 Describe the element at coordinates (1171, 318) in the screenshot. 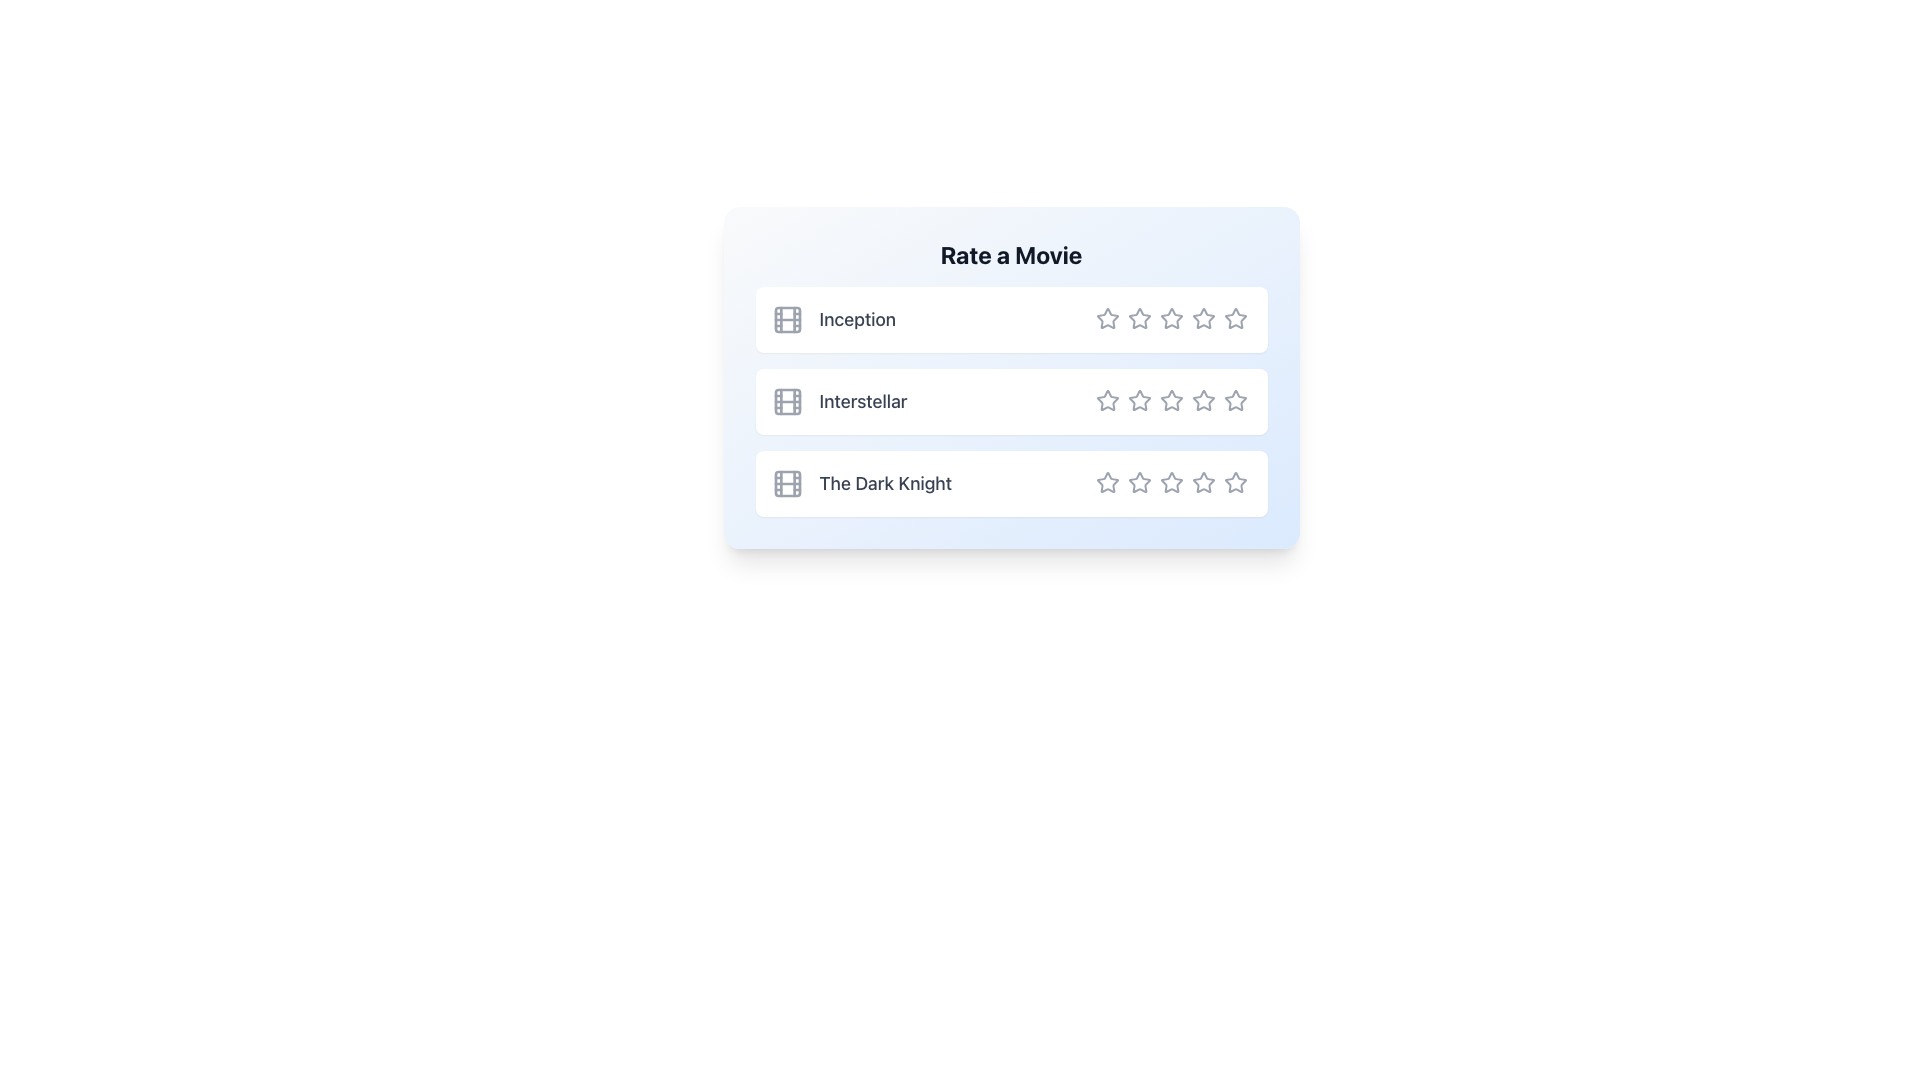

I see `the third star-shaped rating button for the movie 'Inception' to assign a 3-star rating` at that location.